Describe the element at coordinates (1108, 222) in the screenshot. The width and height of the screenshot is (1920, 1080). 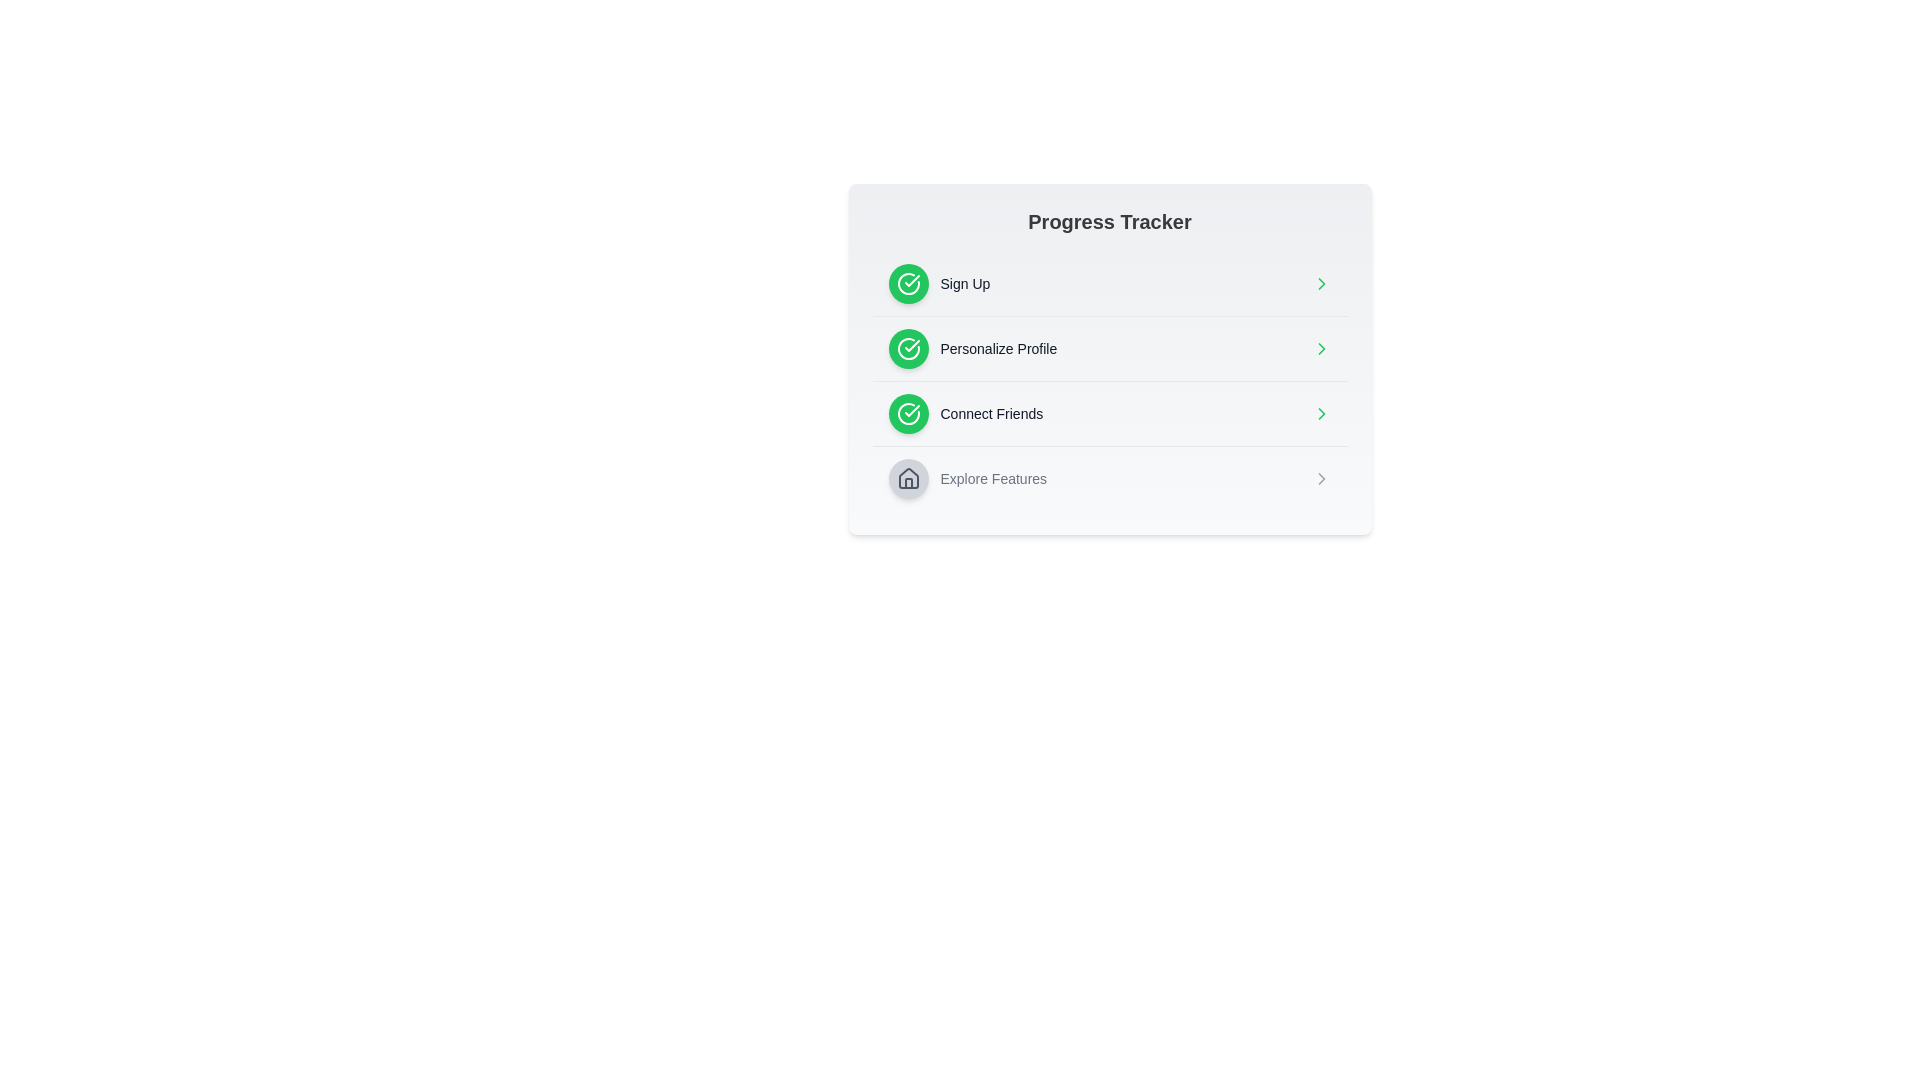
I see `the text label that displays 'Progress Tracker', which is styled in bold font and is positioned at the top of a list-like component` at that location.